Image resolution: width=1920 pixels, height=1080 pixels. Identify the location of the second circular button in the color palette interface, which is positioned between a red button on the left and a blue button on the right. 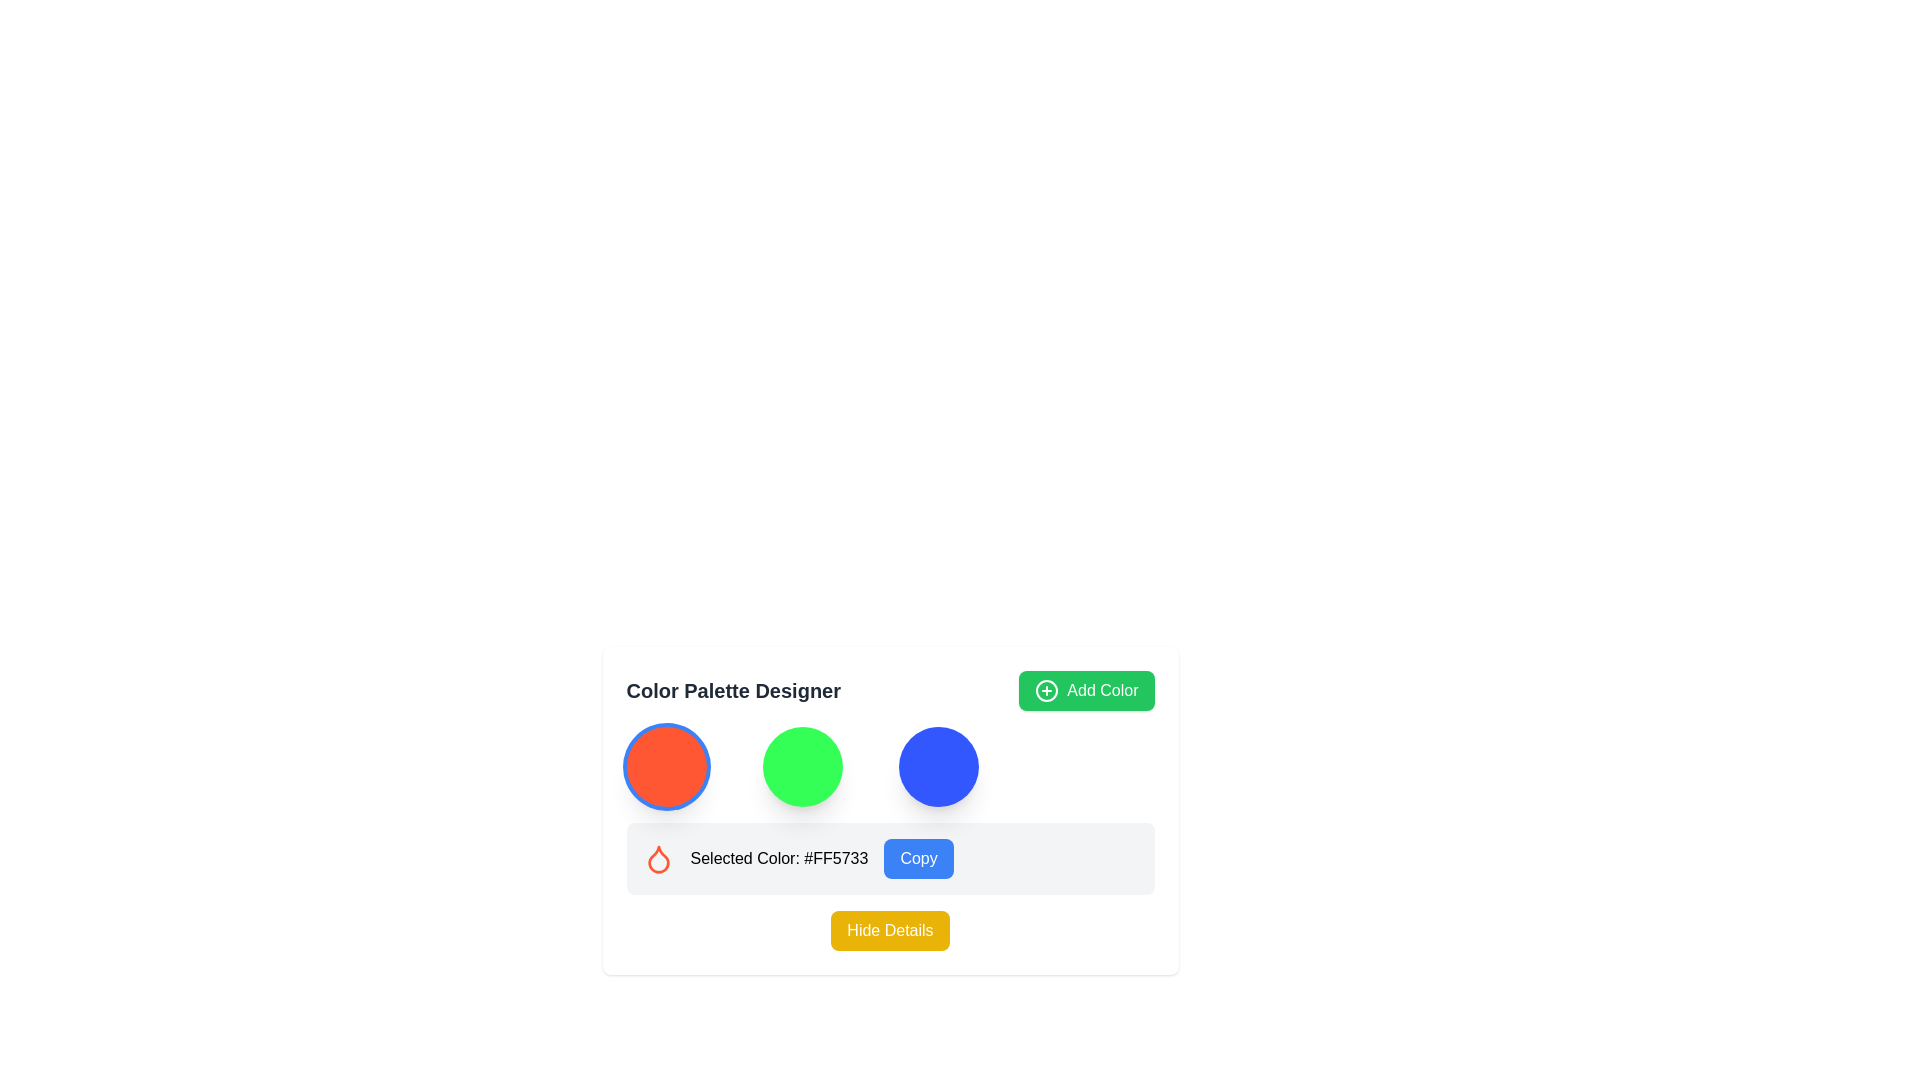
(802, 766).